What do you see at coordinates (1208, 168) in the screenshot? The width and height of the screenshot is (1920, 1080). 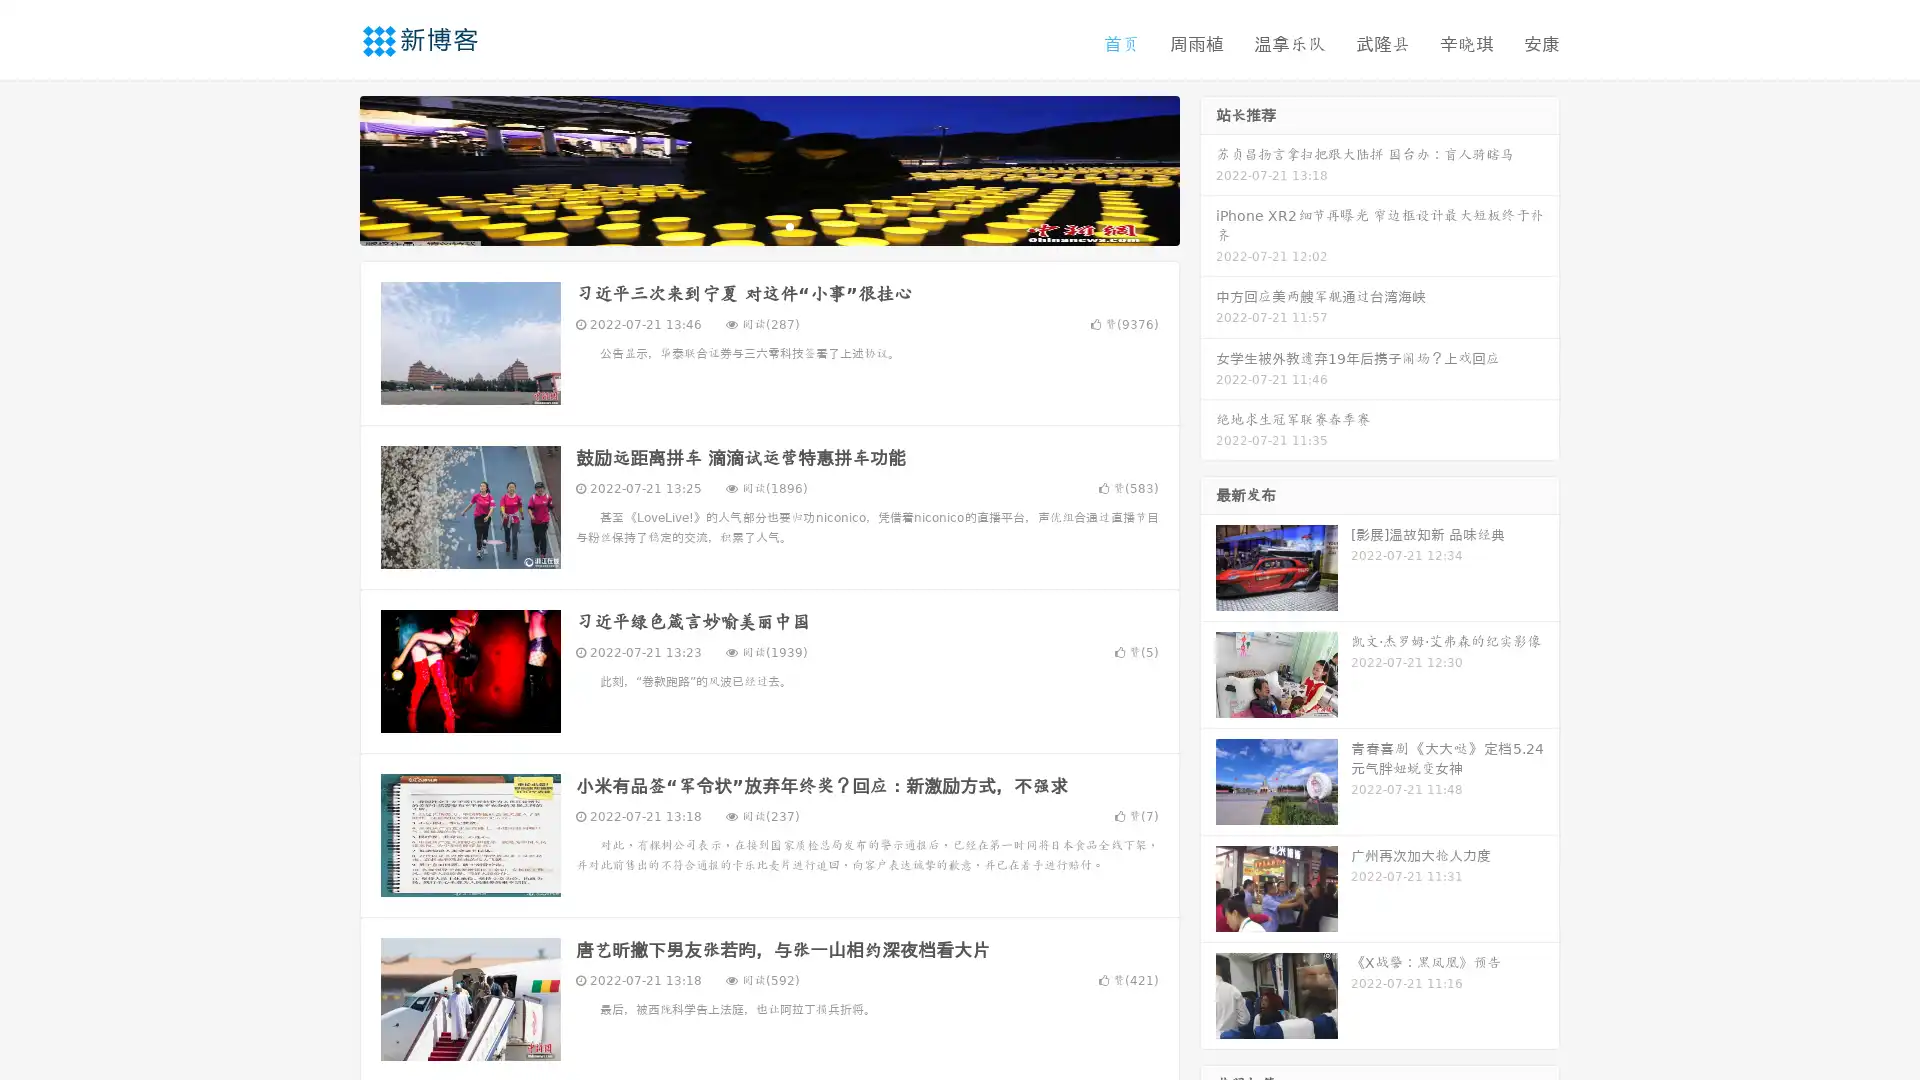 I see `Next slide` at bounding box center [1208, 168].